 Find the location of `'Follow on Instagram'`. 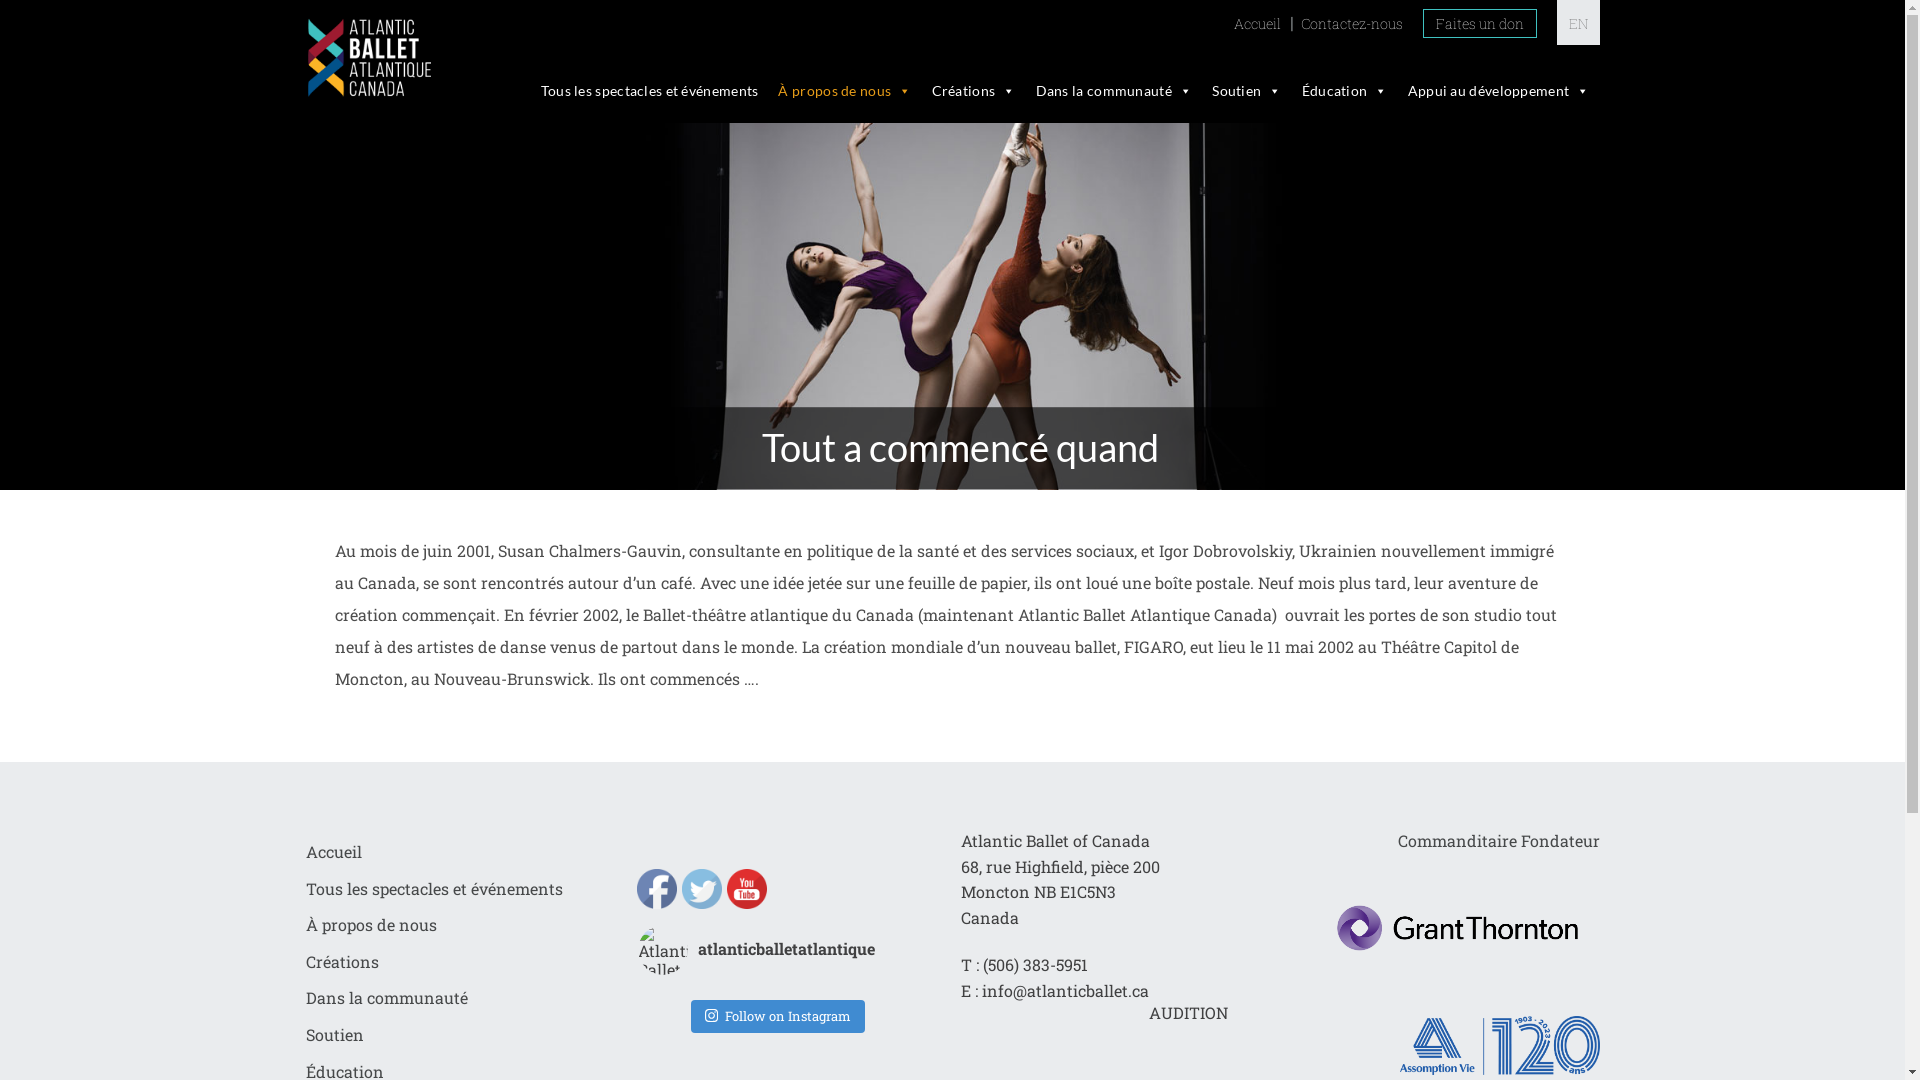

'Follow on Instagram' is located at coordinates (776, 1017).